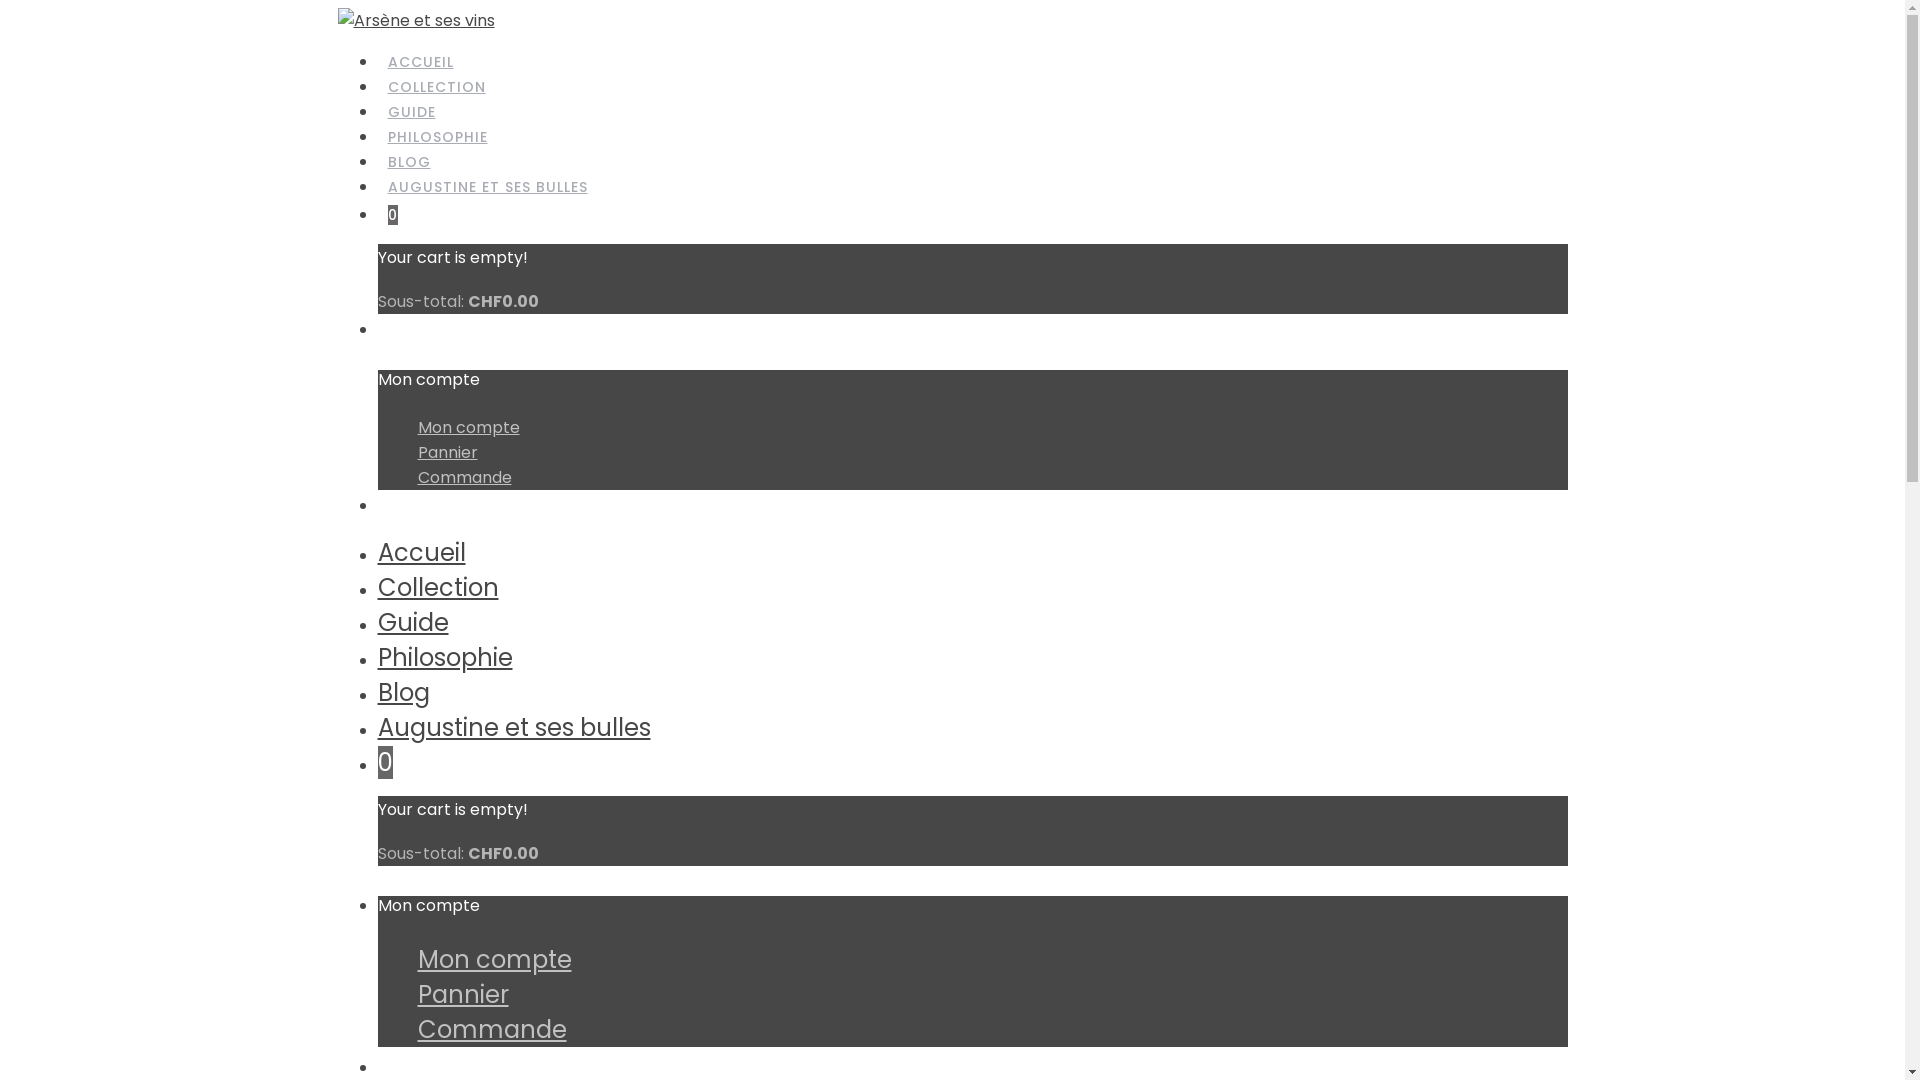 Image resolution: width=1920 pixels, height=1080 pixels. I want to click on 'Accueil', so click(421, 552).